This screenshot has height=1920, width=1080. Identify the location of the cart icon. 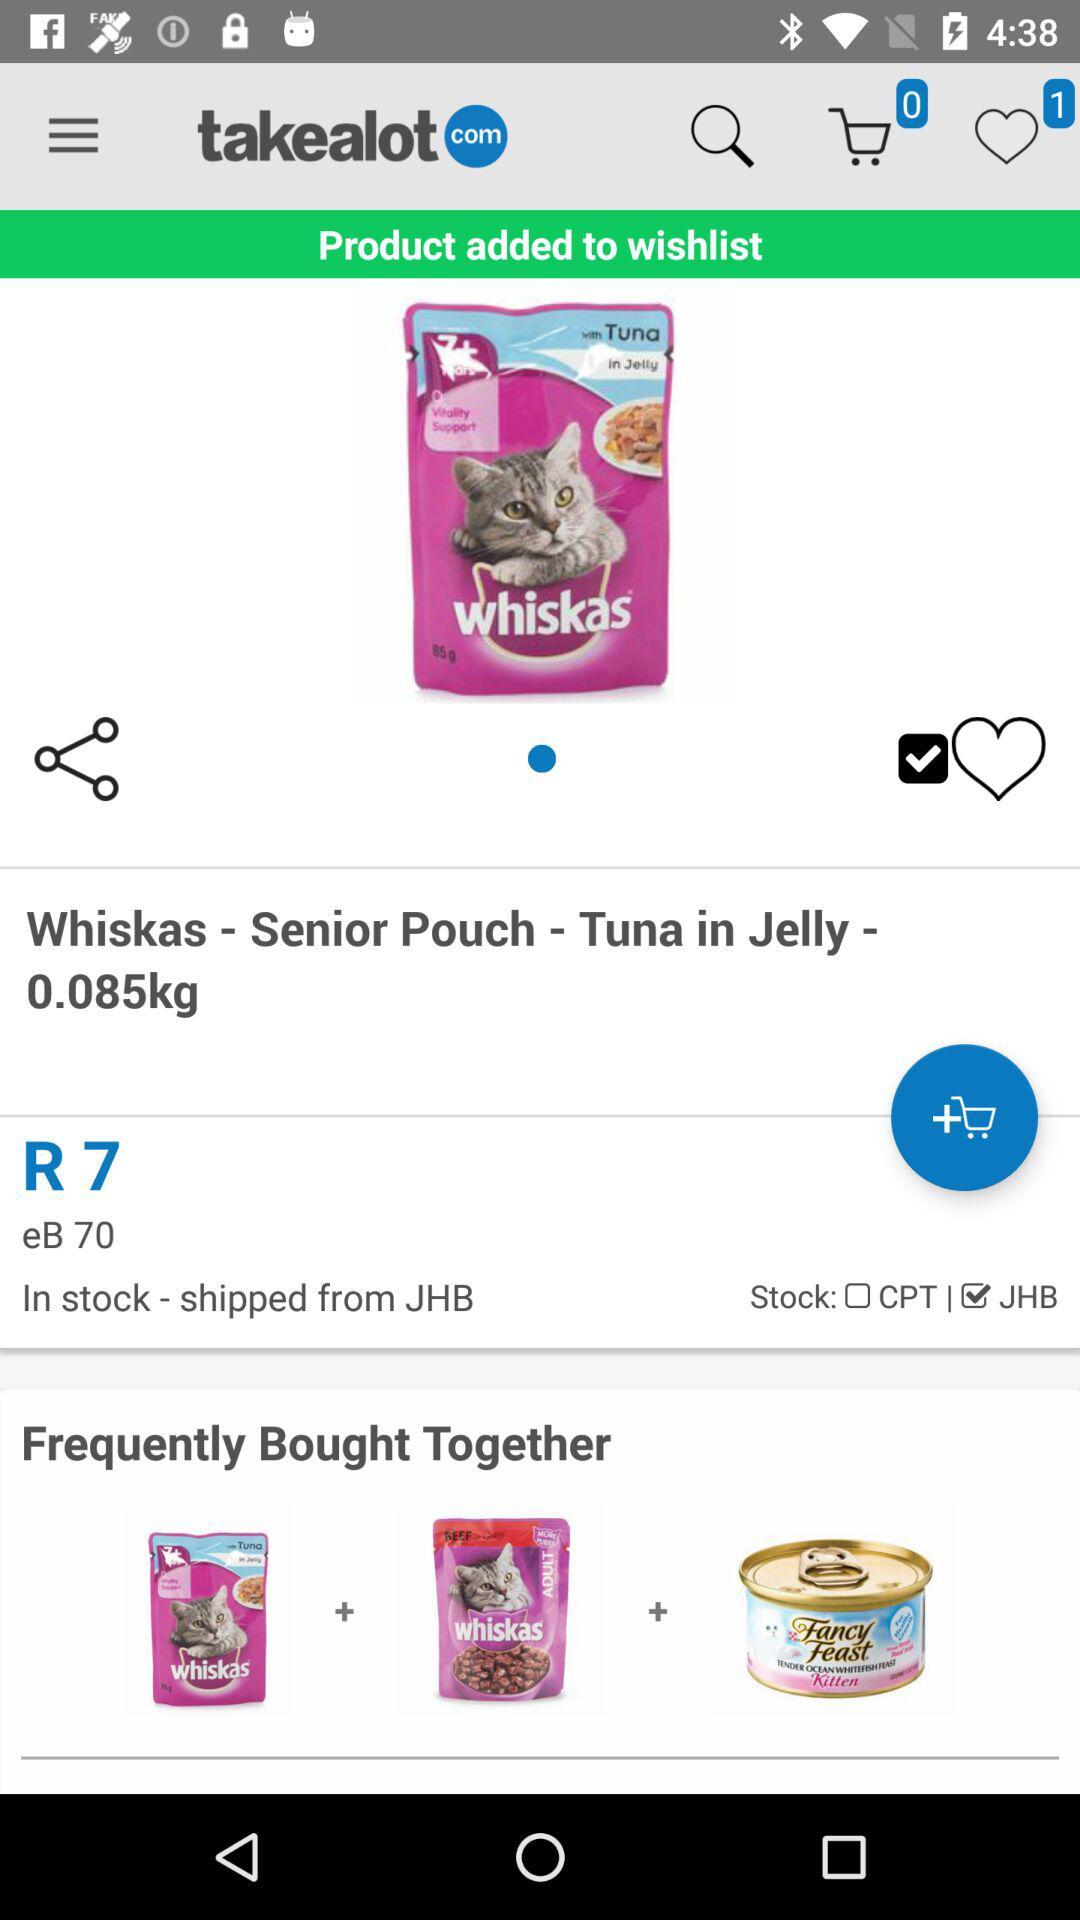
(963, 1116).